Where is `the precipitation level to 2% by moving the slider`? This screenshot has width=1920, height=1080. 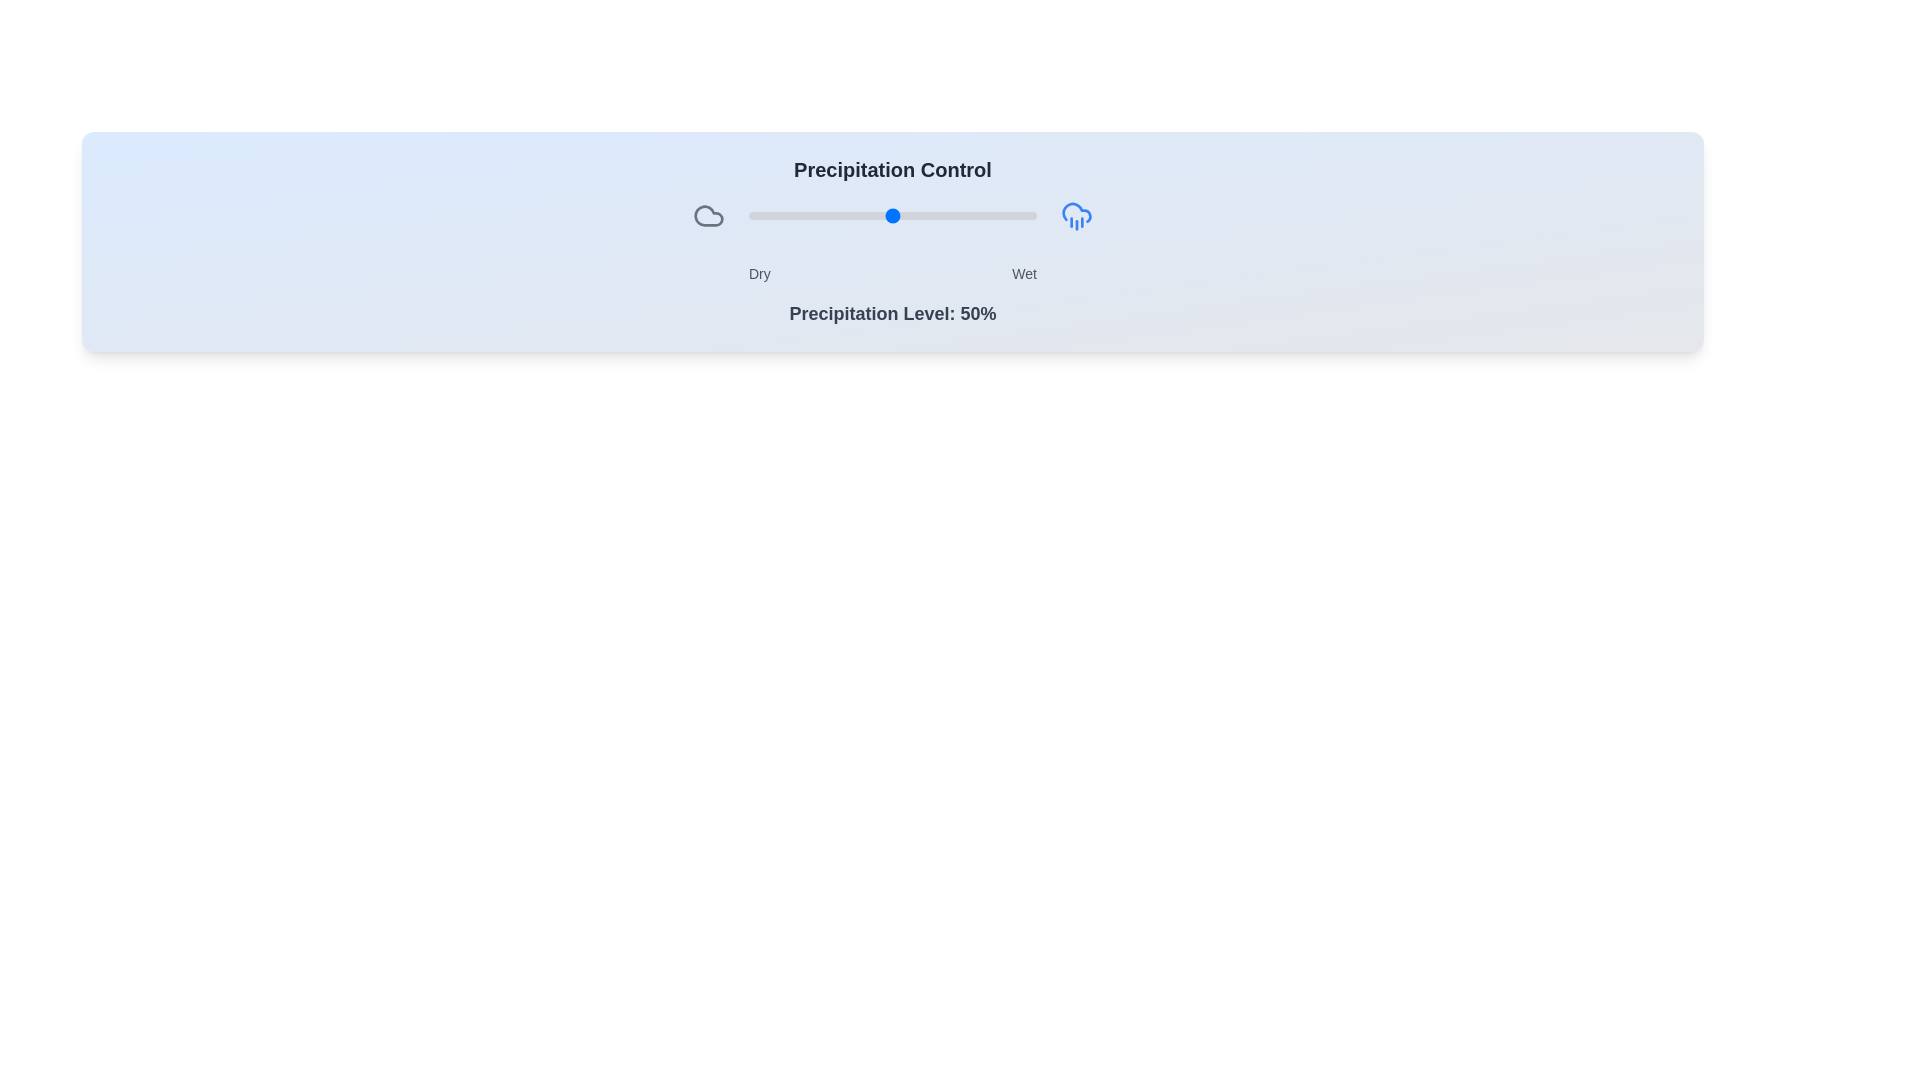 the precipitation level to 2% by moving the slider is located at coordinates (753, 216).